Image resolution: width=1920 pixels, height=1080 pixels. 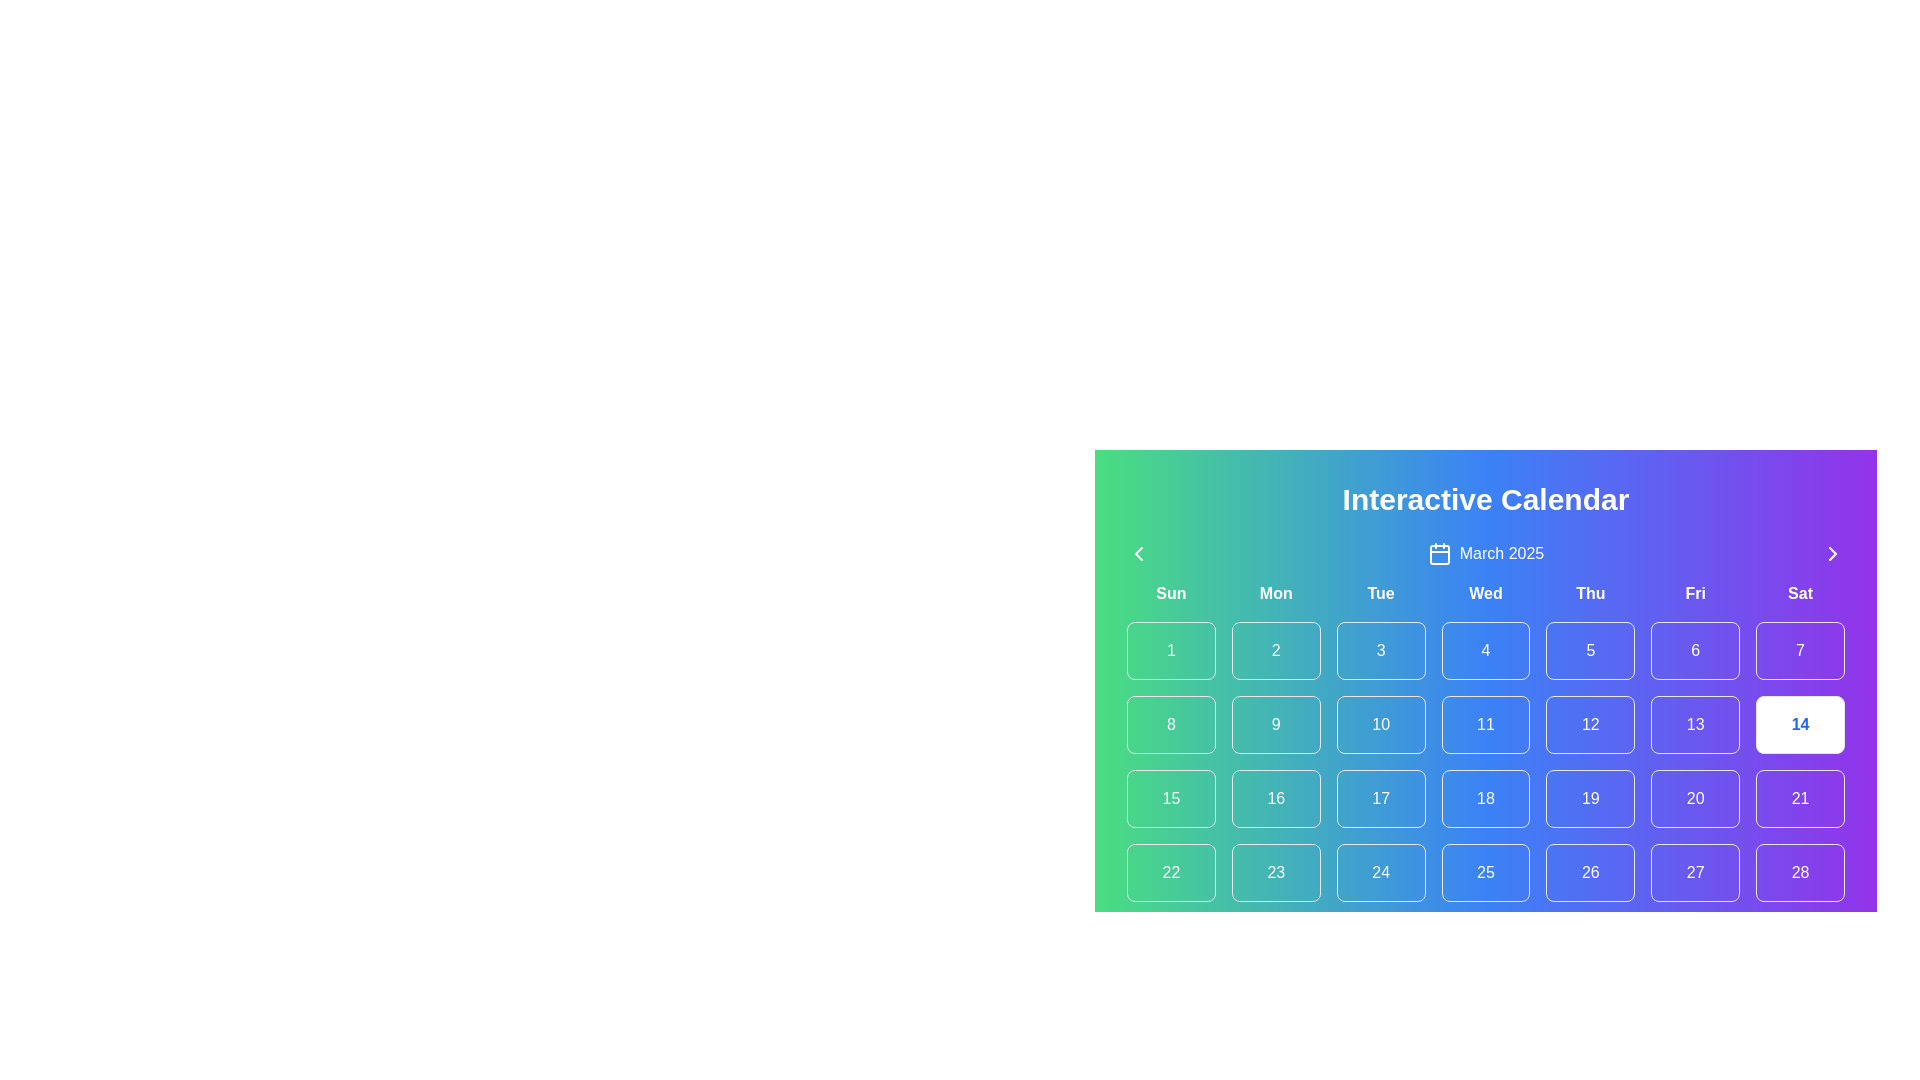 I want to click on the Text button representing the day '2' in the calendar interface, so click(x=1275, y=651).